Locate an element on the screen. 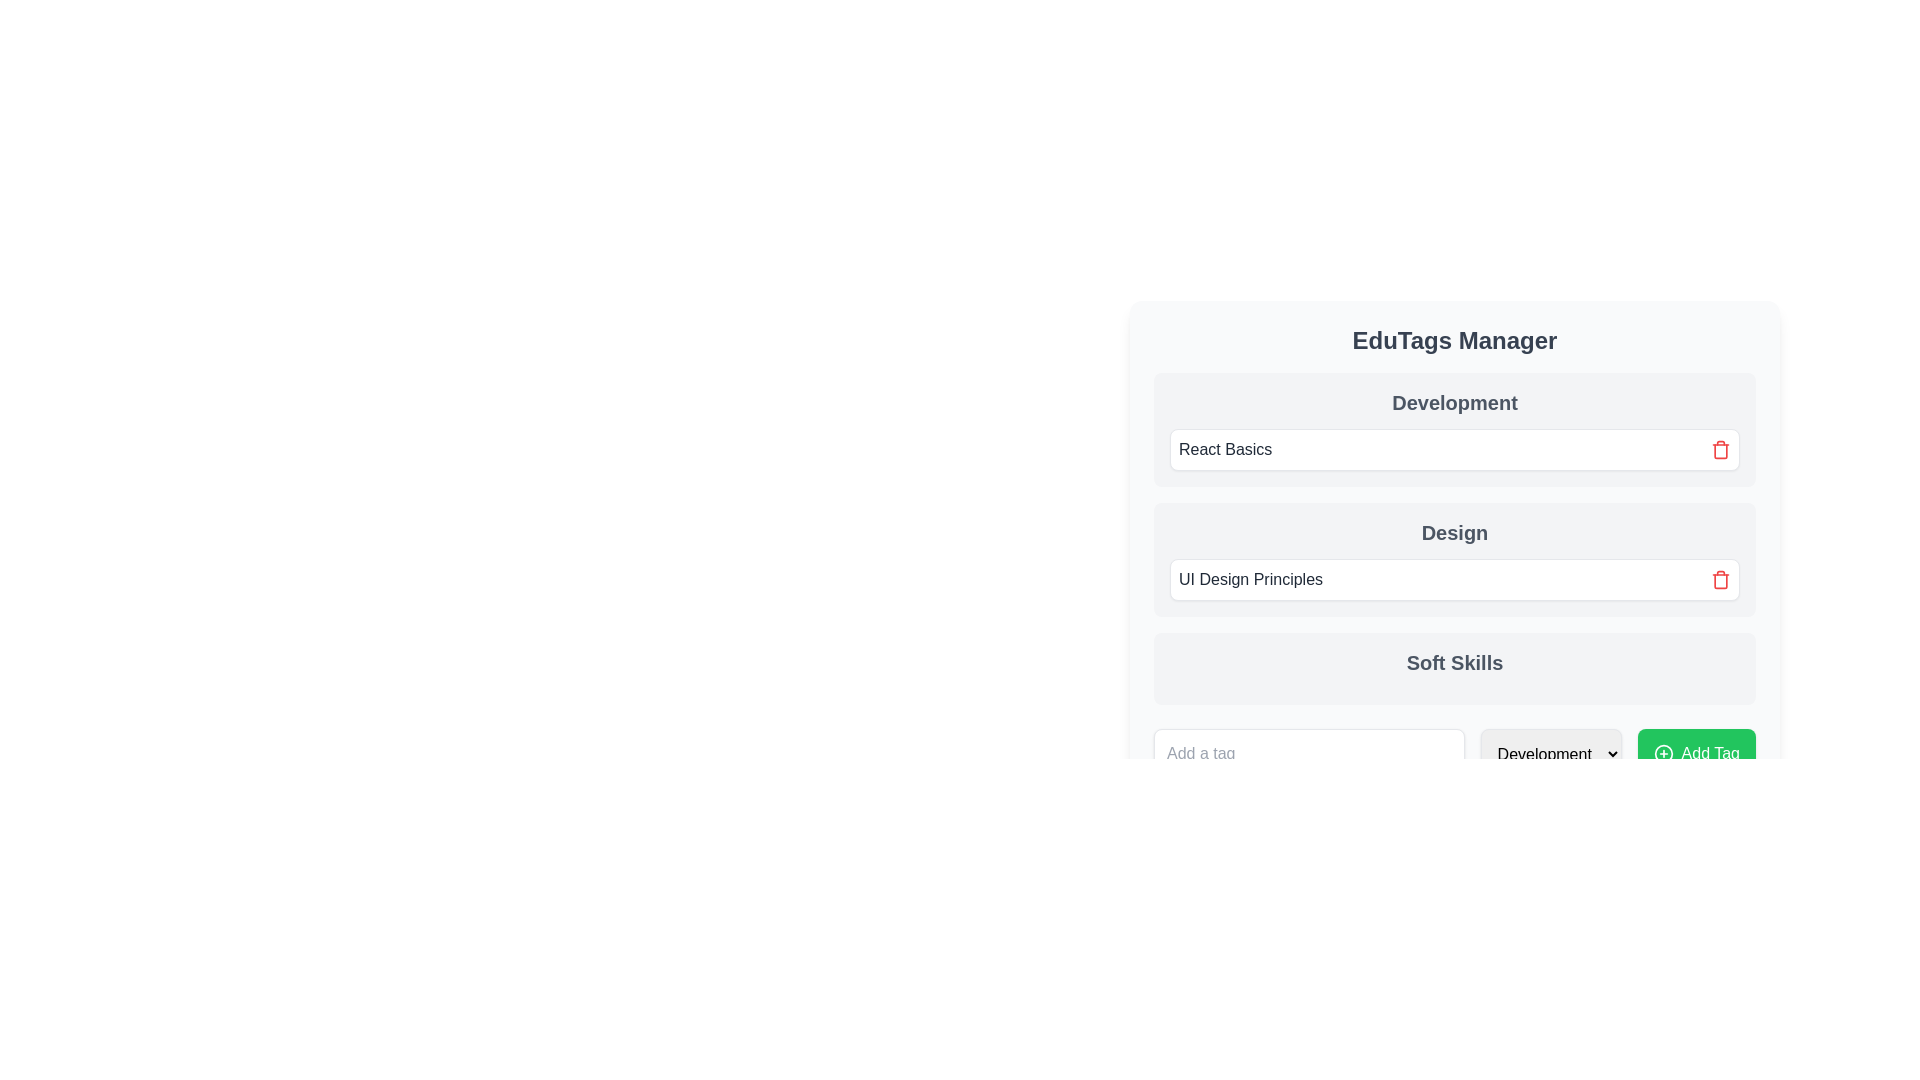 This screenshot has width=1920, height=1080. the static text label displaying 'Soft Skills' which is styled in a large, bold font and located below the 'Development' and 'Design' sections is located at coordinates (1454, 663).